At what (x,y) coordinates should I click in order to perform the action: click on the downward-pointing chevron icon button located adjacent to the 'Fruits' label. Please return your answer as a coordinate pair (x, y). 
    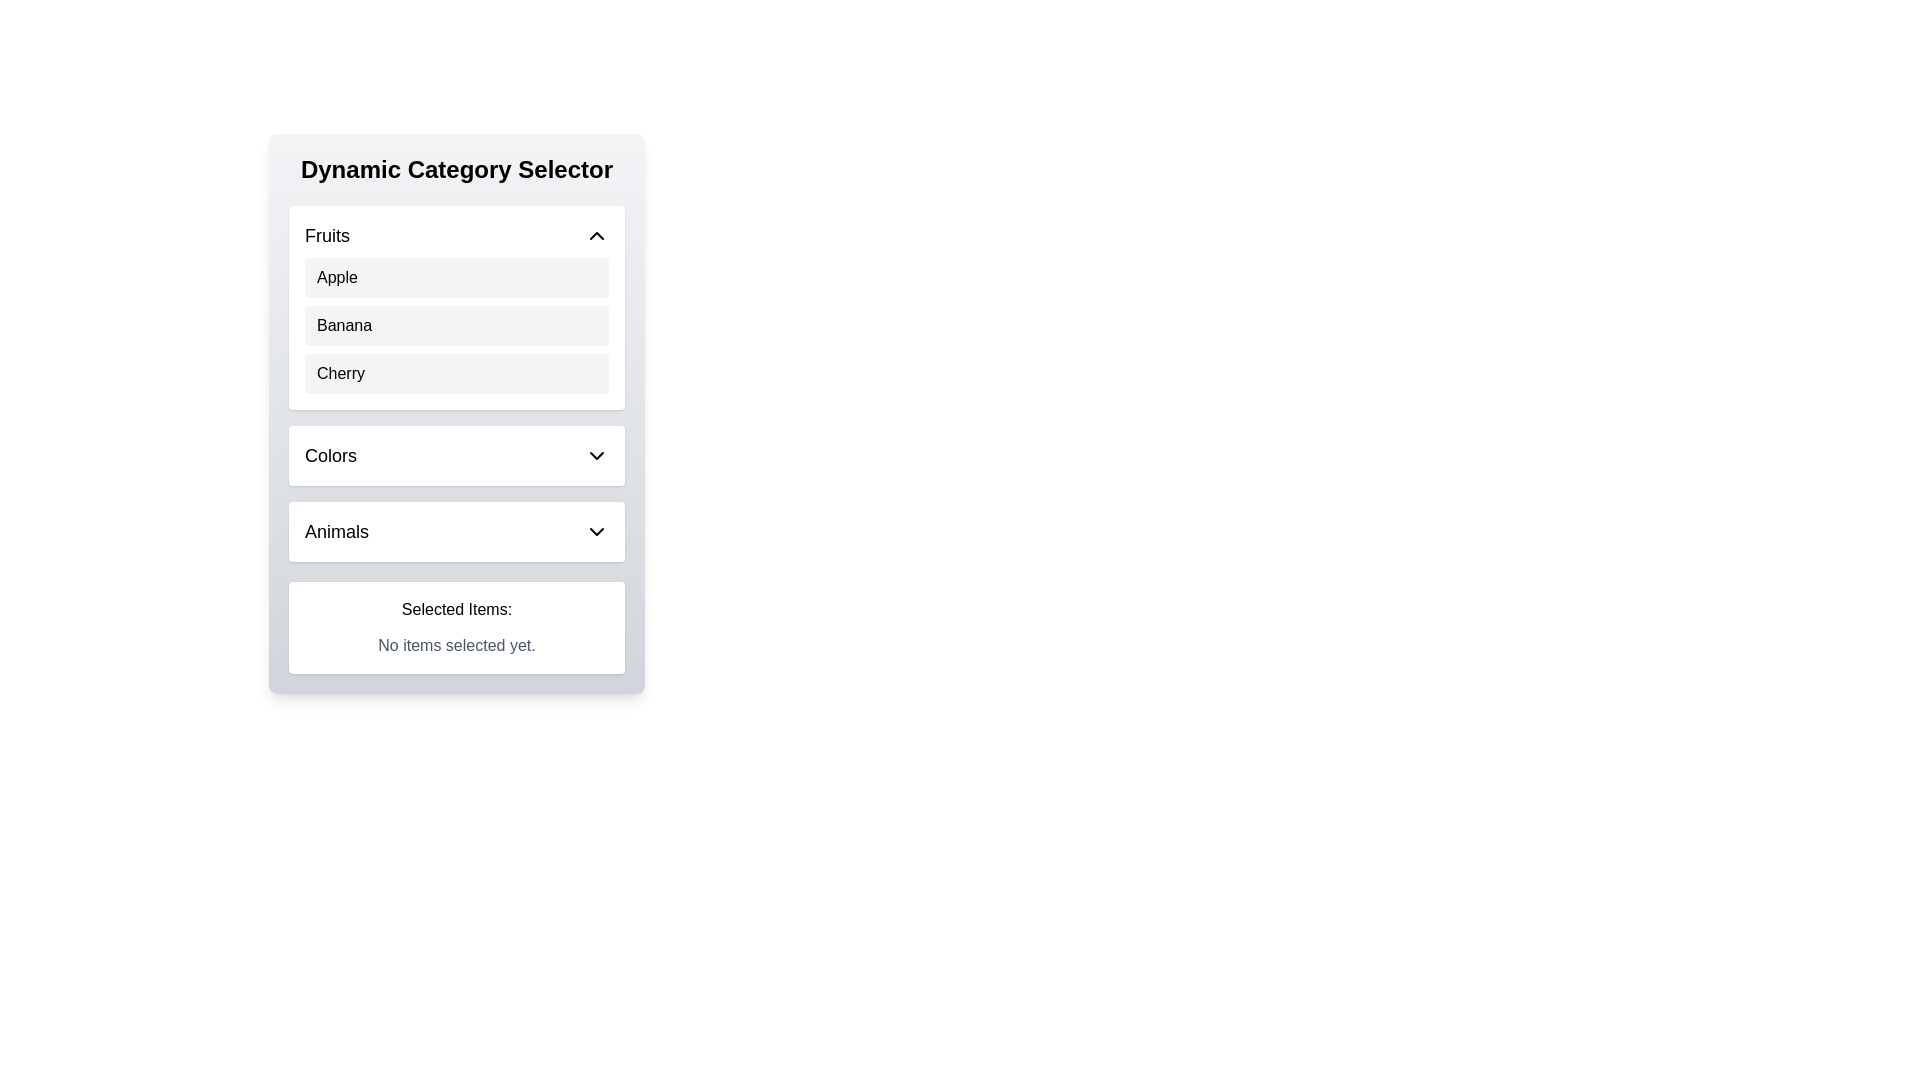
    Looking at the image, I should click on (595, 234).